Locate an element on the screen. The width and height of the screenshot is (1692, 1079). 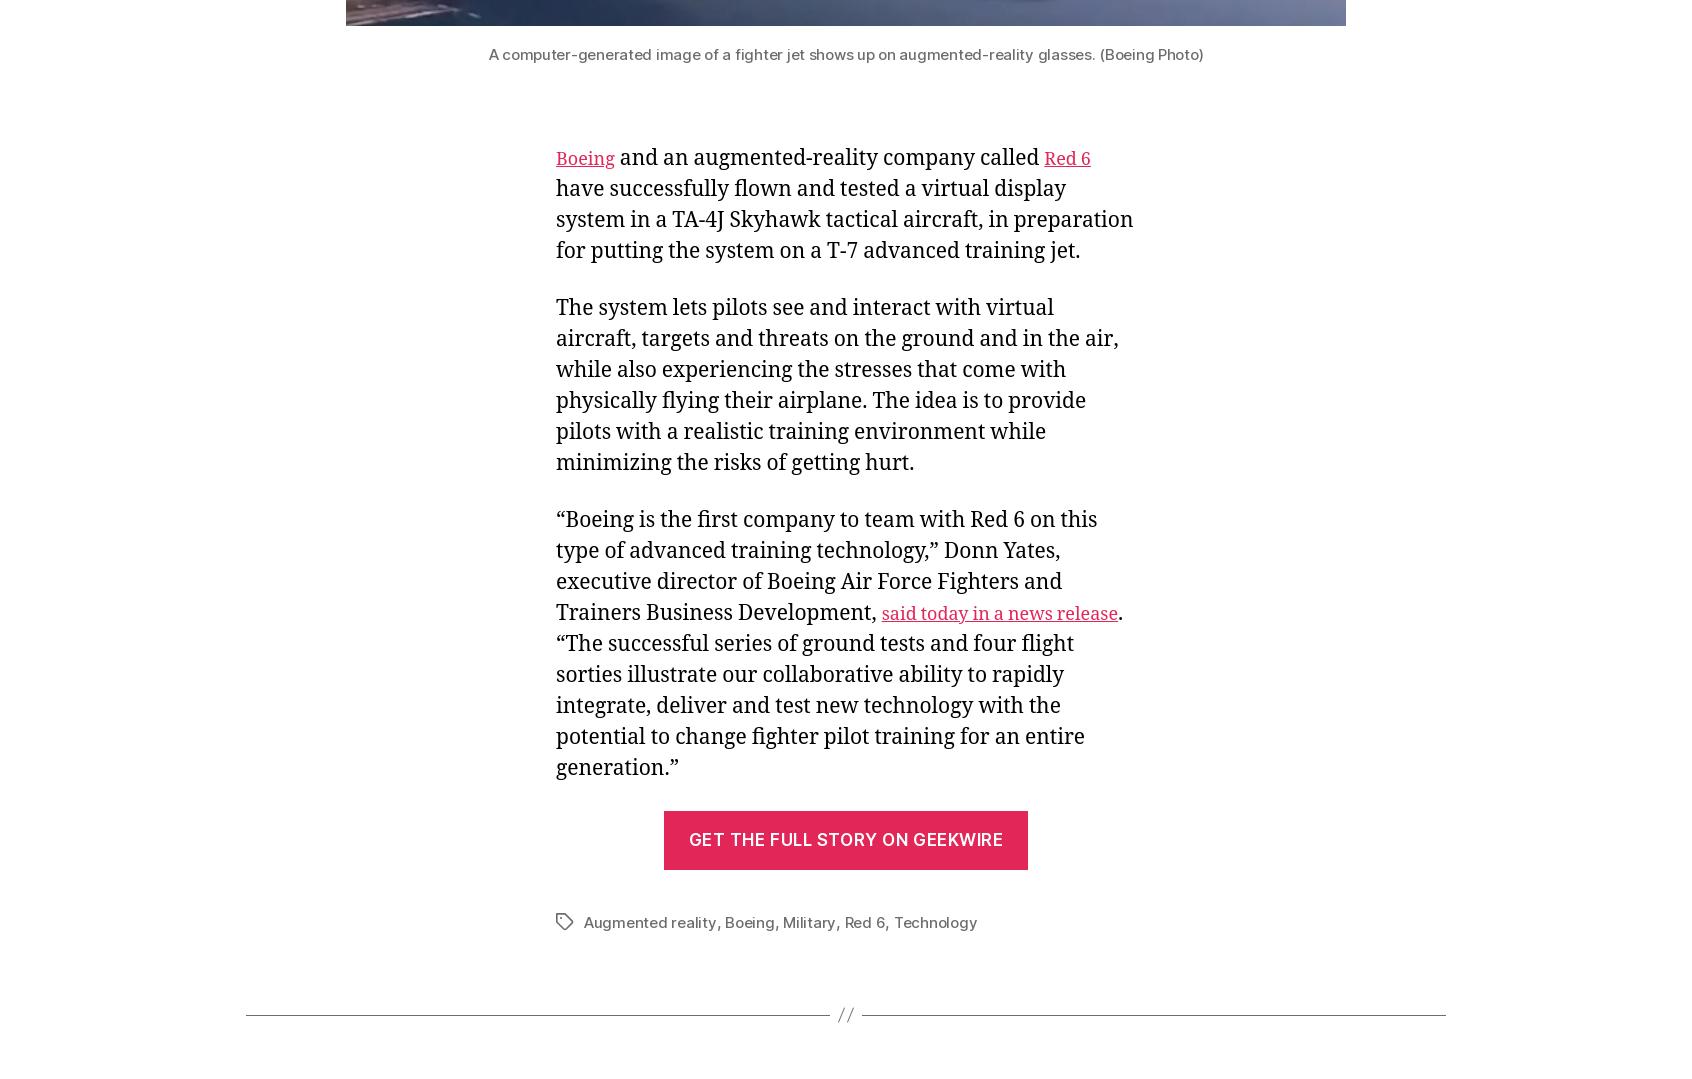
'Powered by WordPress.com' is located at coordinates (689, 864).